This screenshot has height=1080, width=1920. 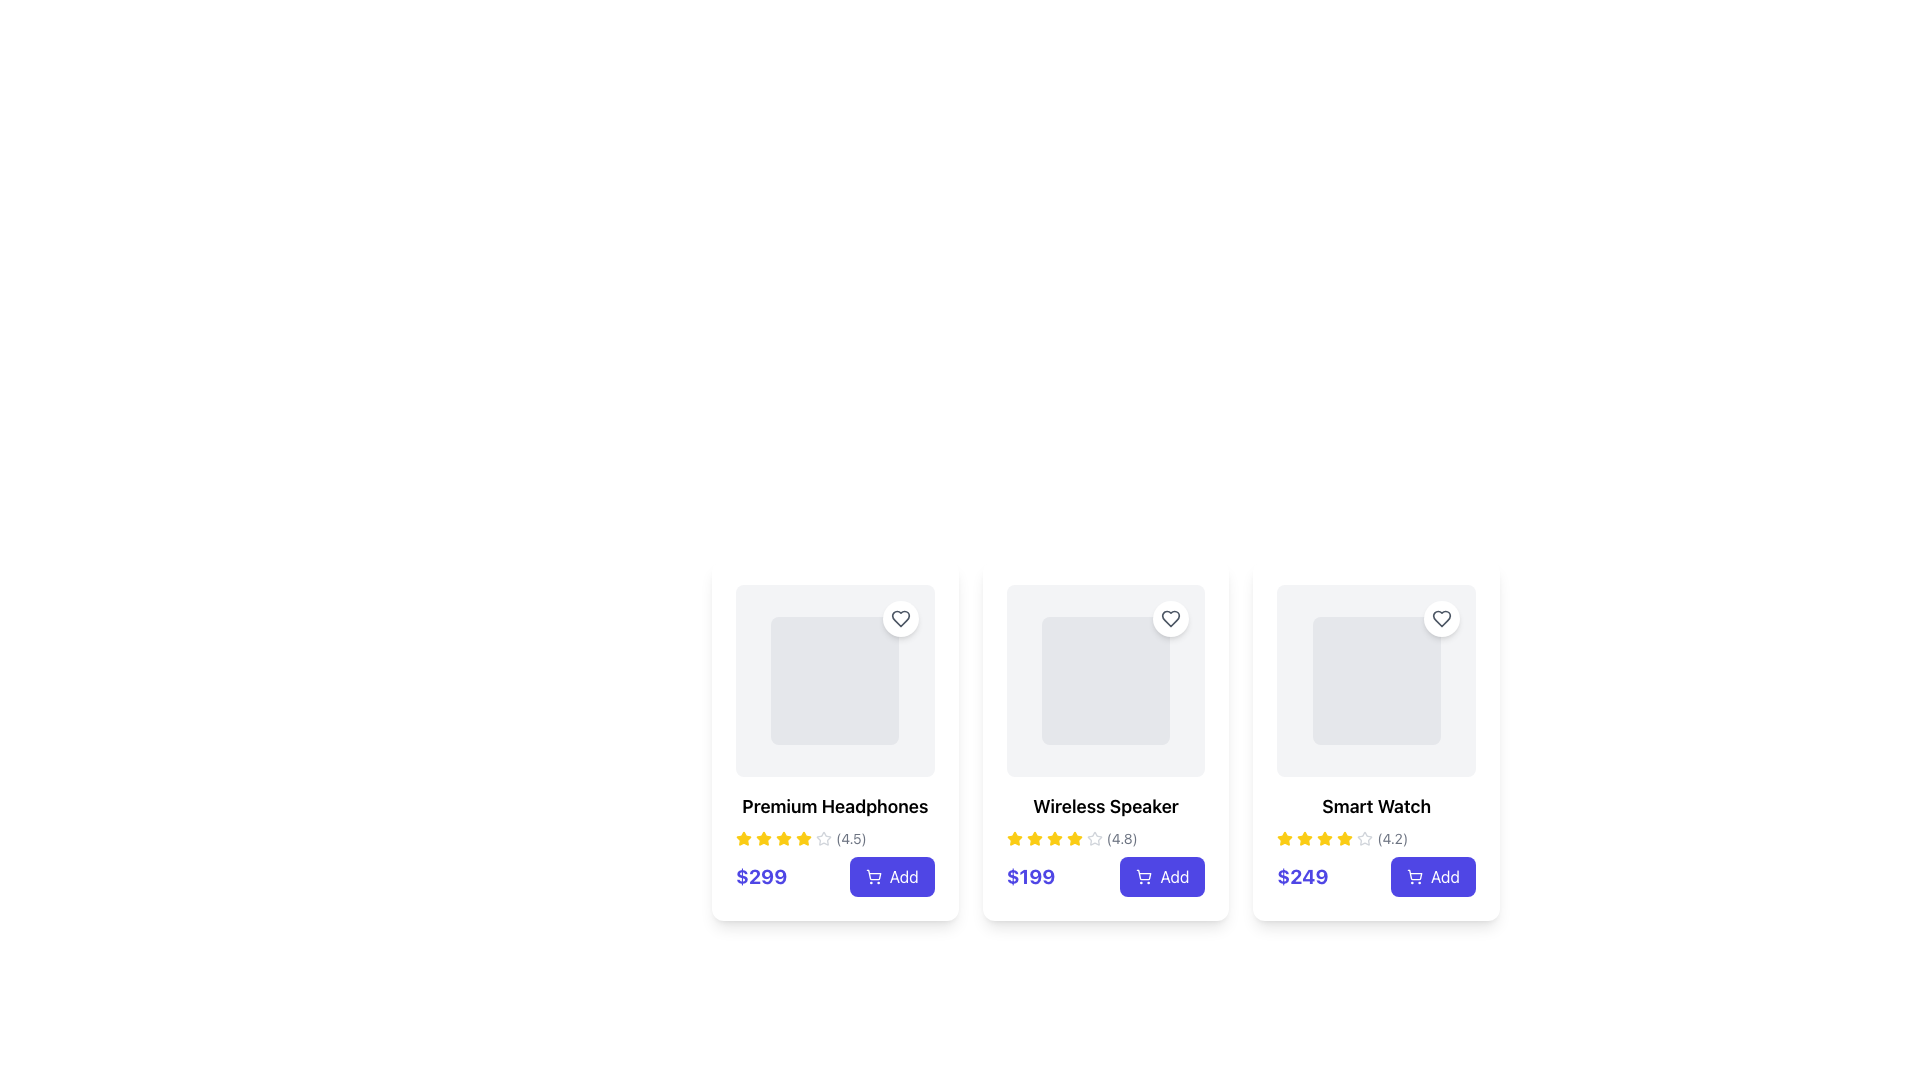 I want to click on the fourth star icon in the rating scale for the product 'Wireless Speaker', which signifies a rating of 4 out of 5, so click(x=1053, y=839).